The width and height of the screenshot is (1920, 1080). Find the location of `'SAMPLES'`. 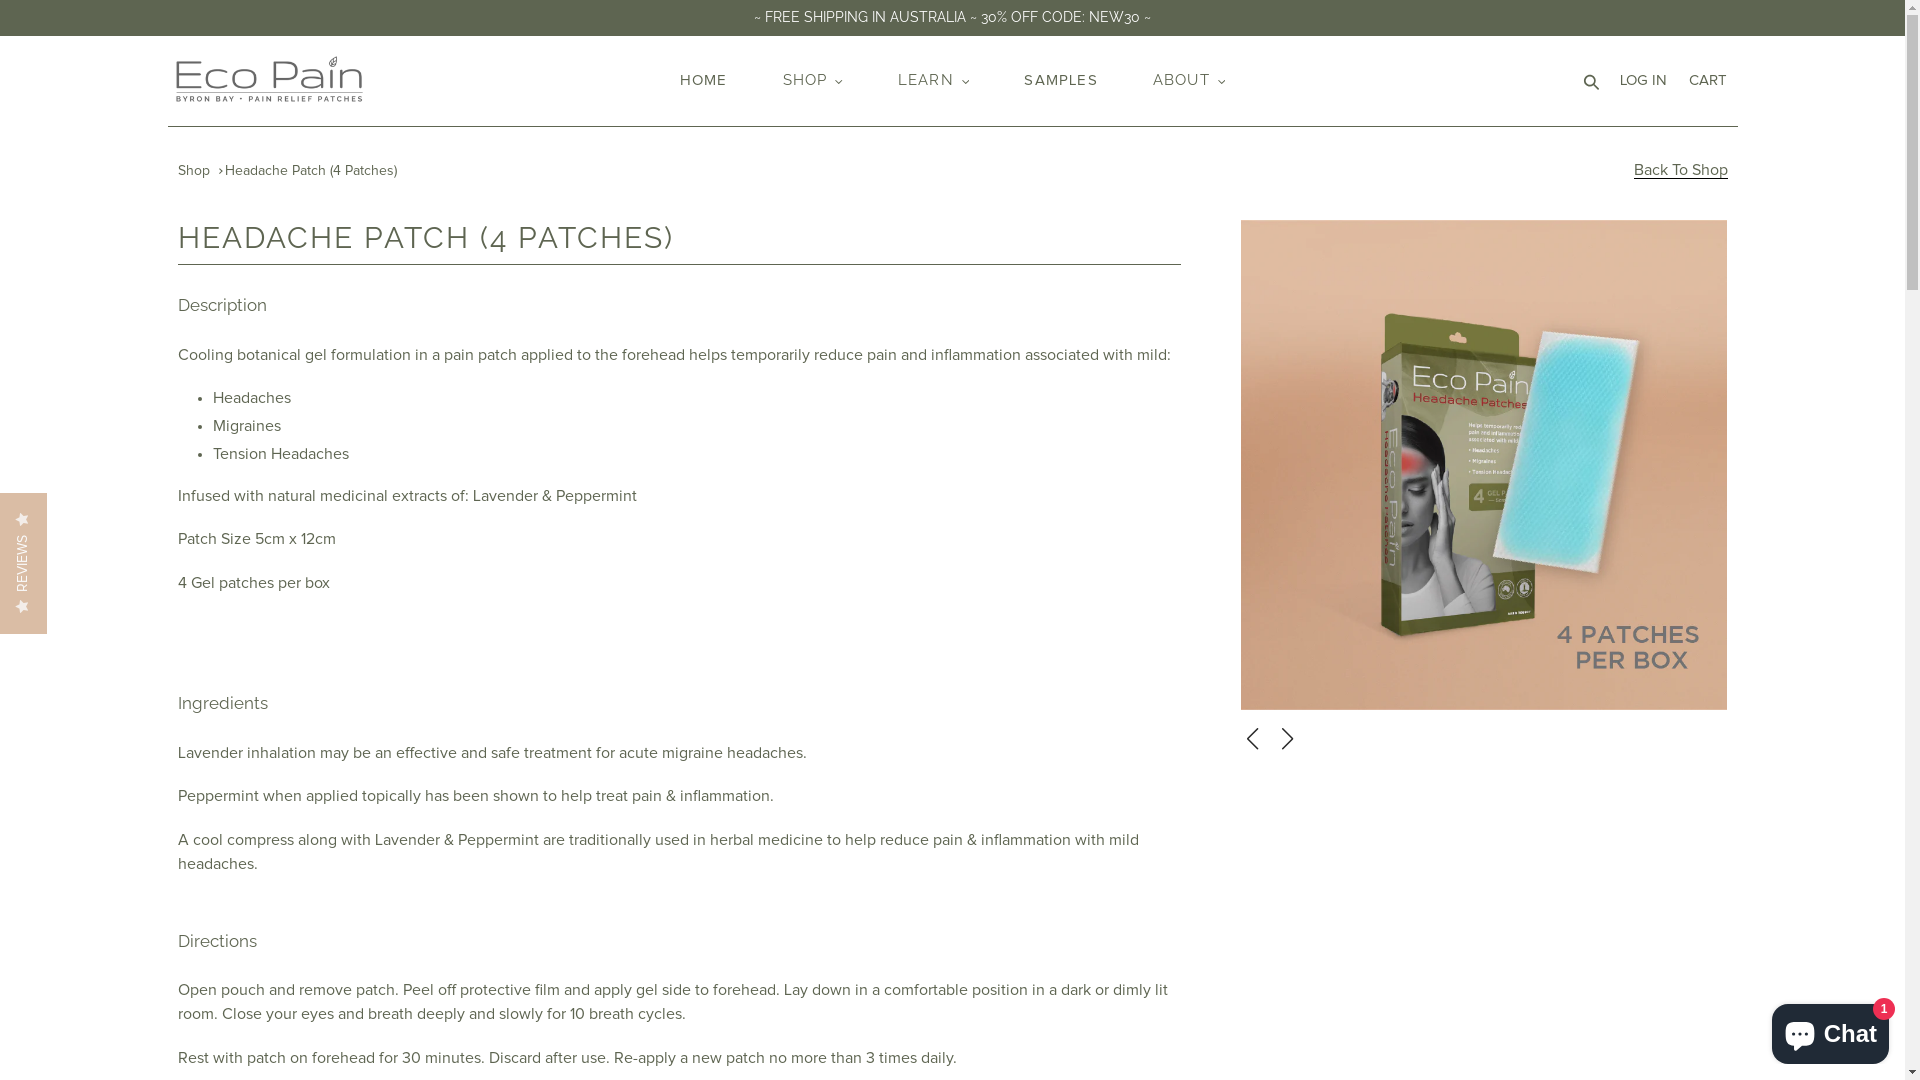

'SAMPLES' is located at coordinates (1013, 80).